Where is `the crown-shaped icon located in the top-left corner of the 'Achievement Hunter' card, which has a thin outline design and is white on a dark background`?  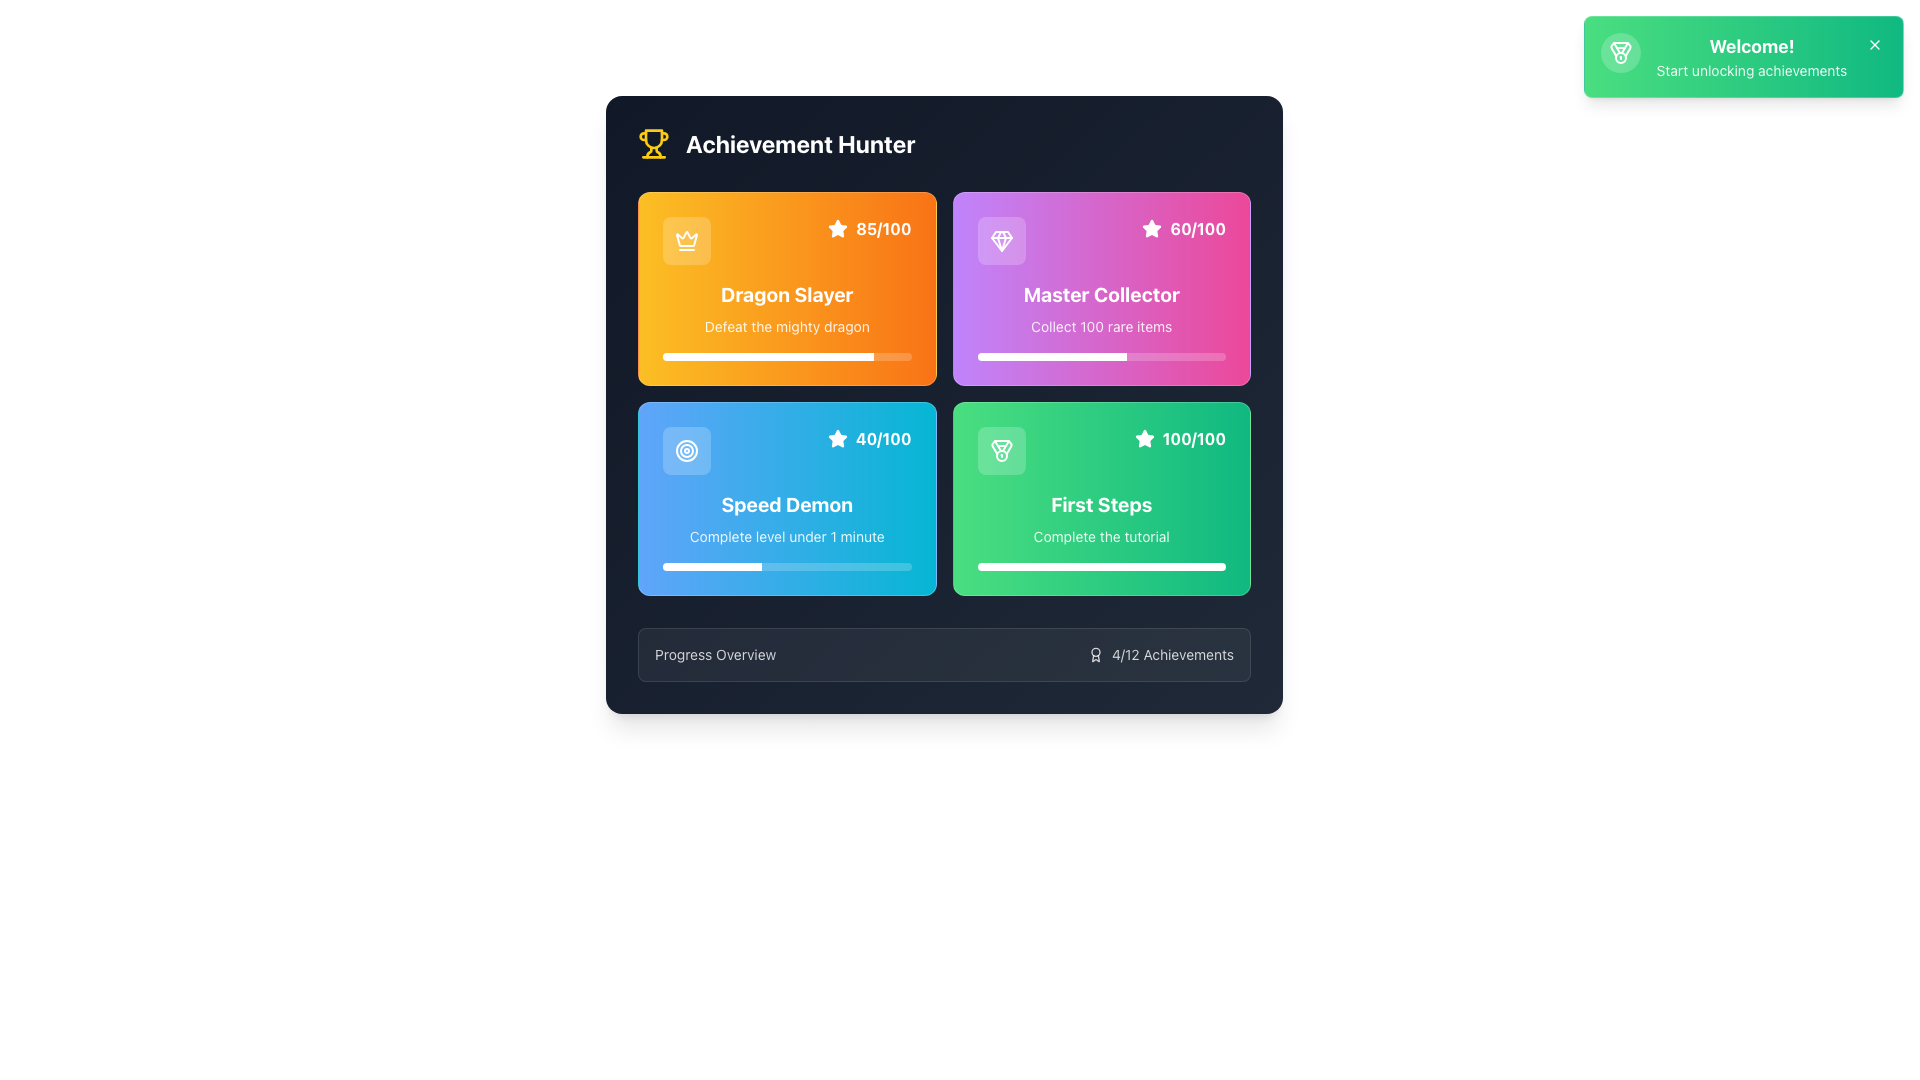 the crown-shaped icon located in the top-left corner of the 'Achievement Hunter' card, which has a thin outline design and is white on a dark background is located at coordinates (686, 238).